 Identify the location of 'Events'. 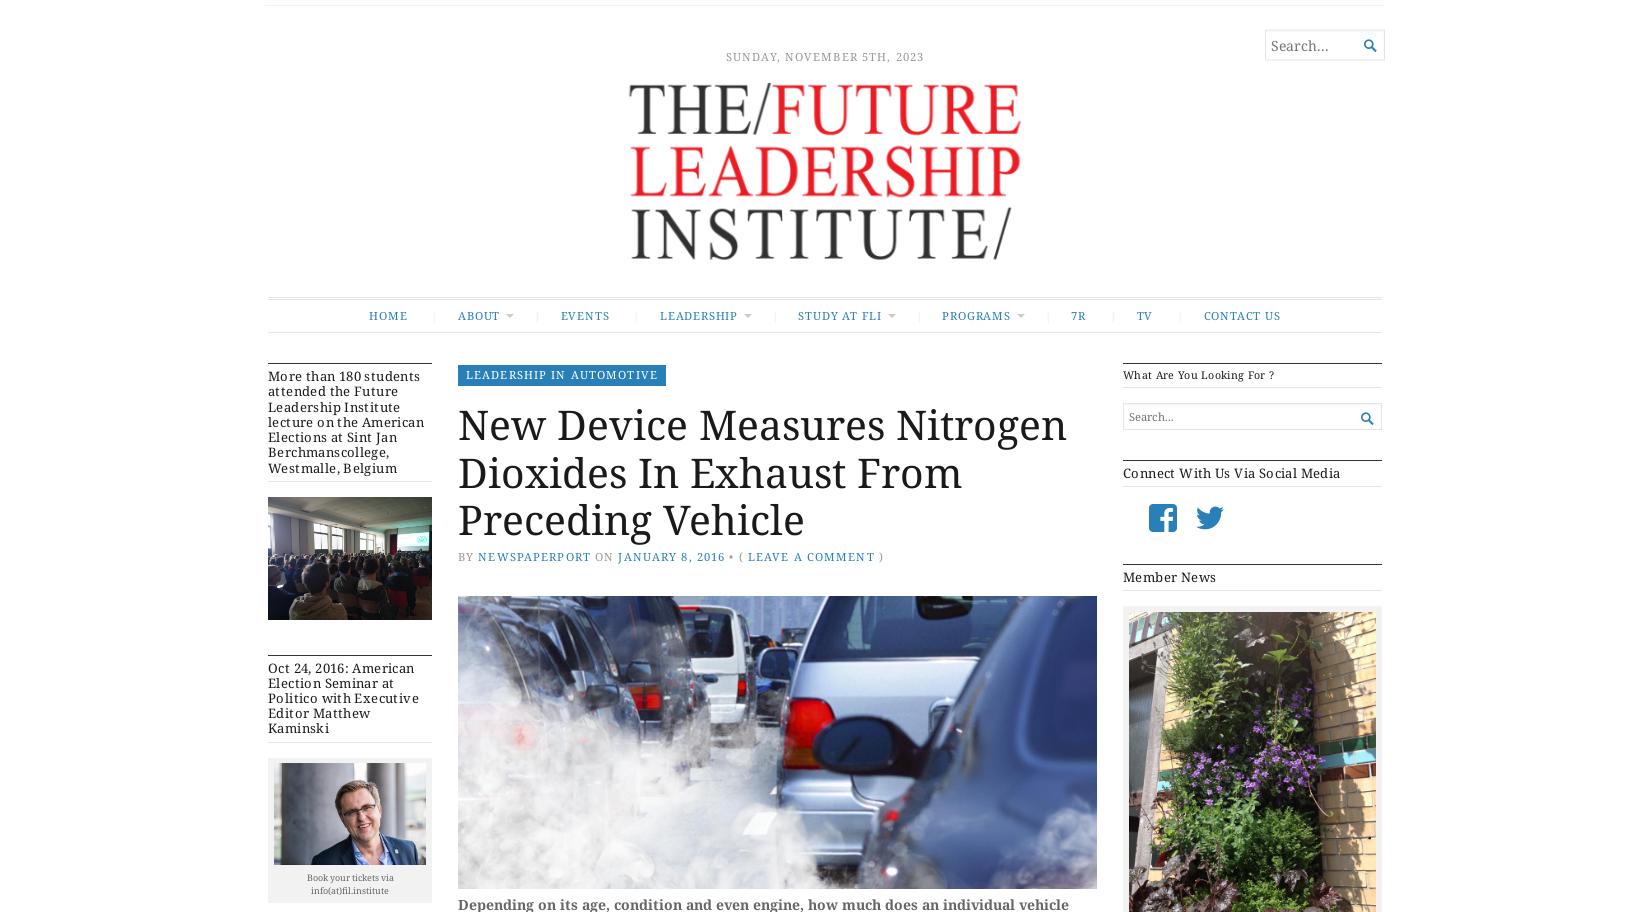
(583, 314).